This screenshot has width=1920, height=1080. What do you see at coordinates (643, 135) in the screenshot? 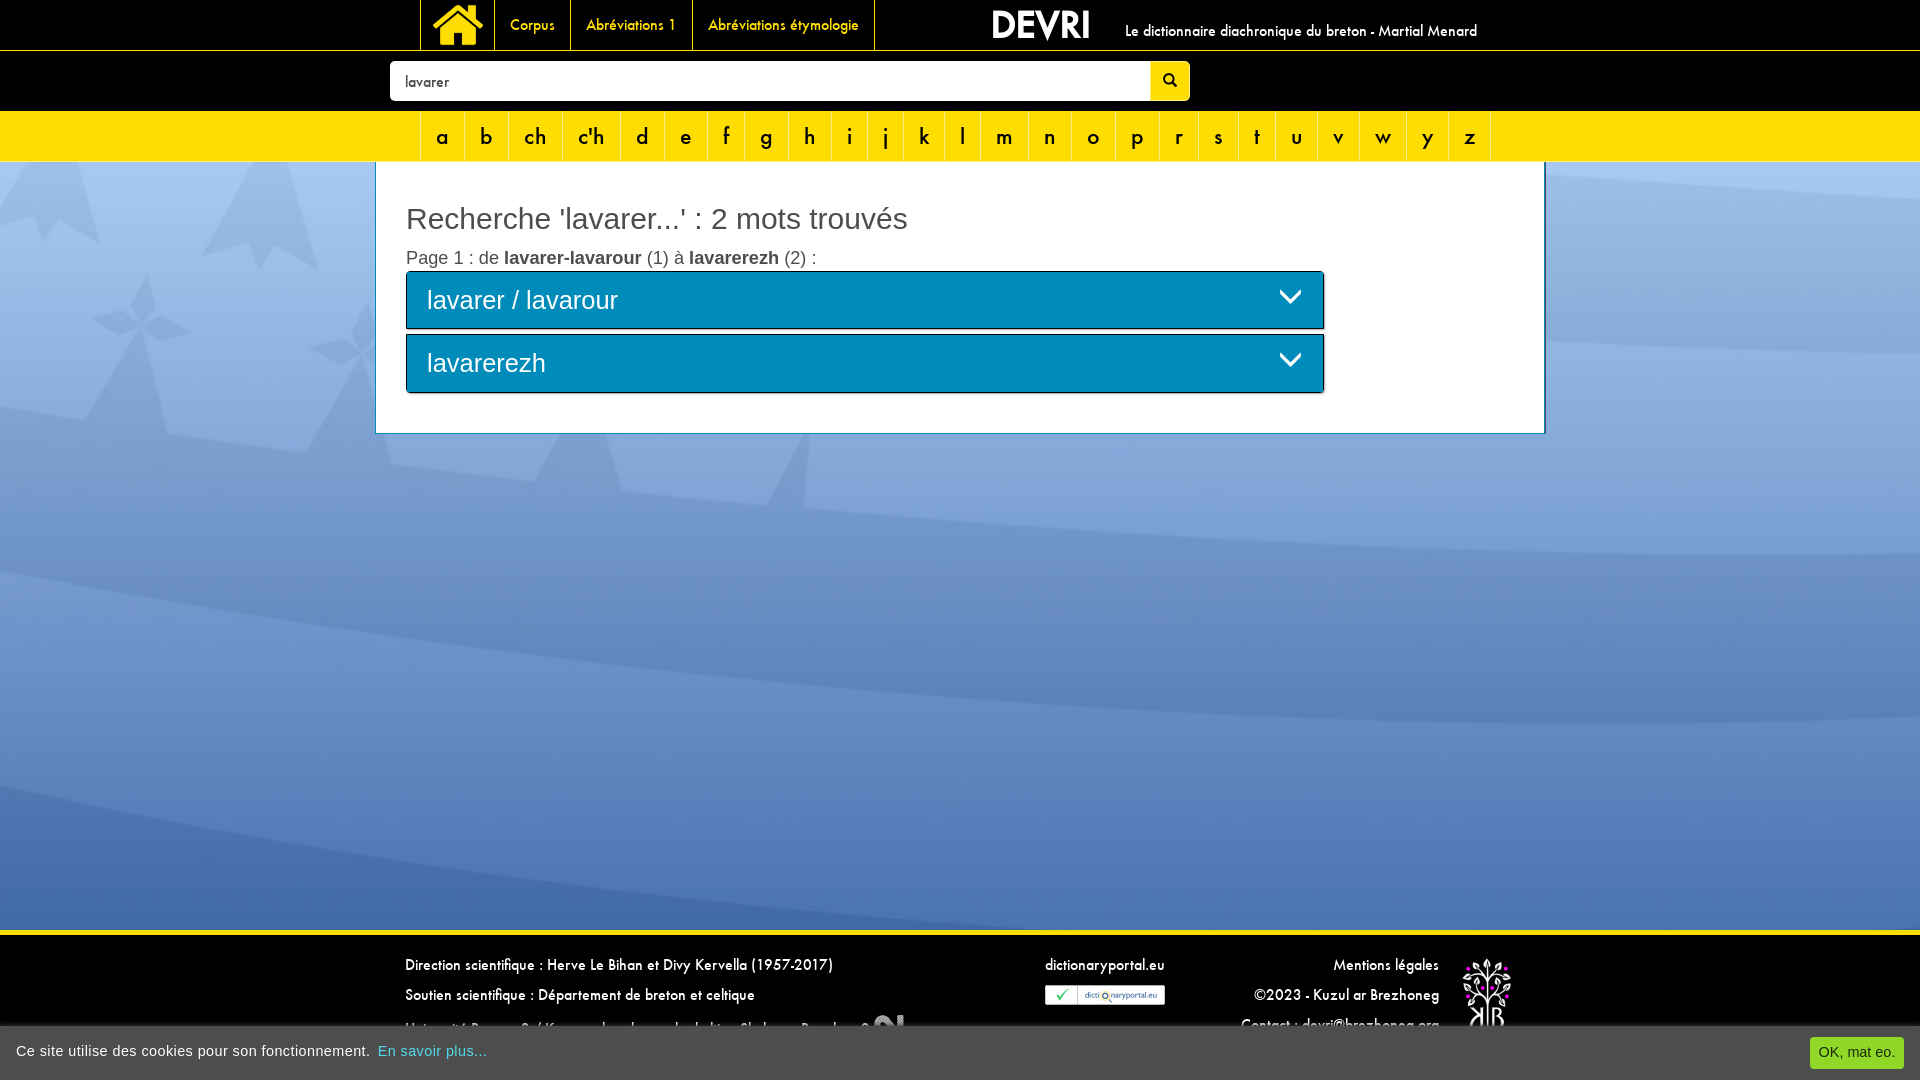
I see `'d'` at bounding box center [643, 135].